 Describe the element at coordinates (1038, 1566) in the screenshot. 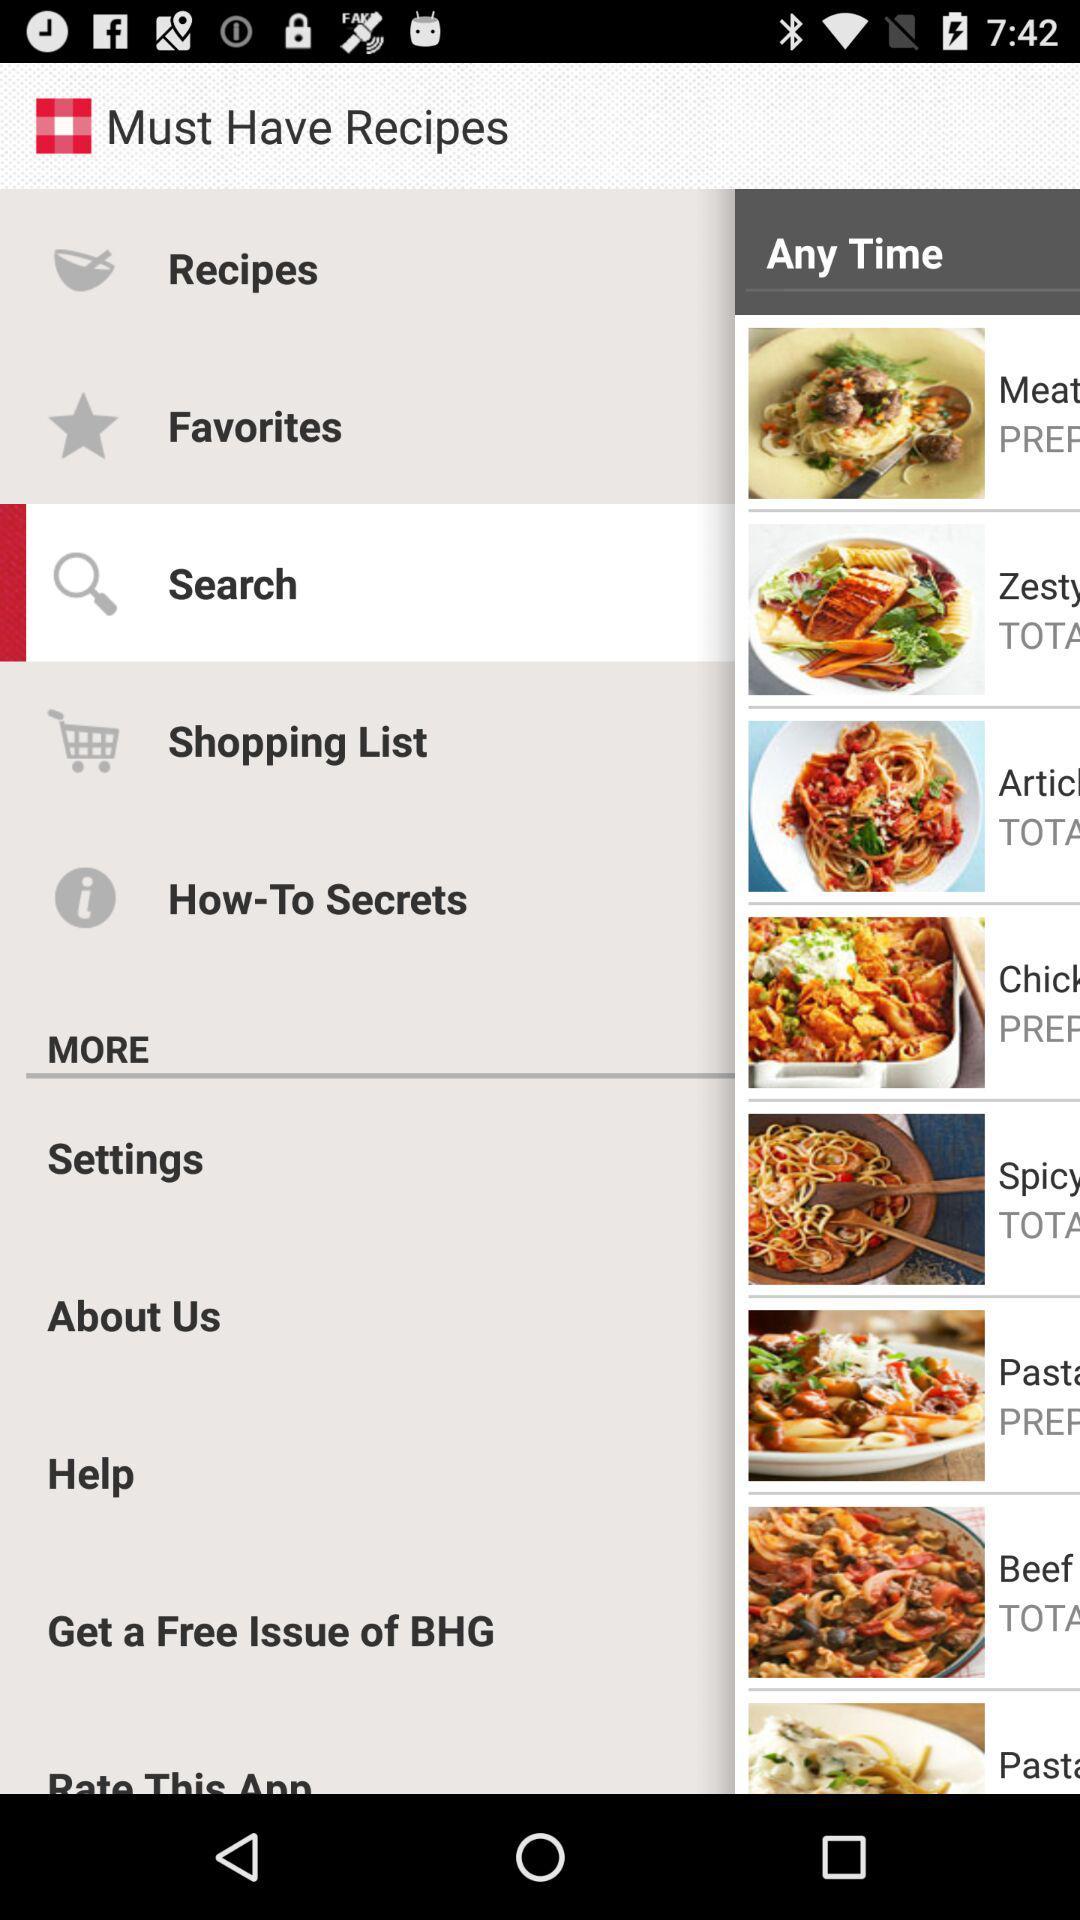

I see `the beef and pasta` at that location.